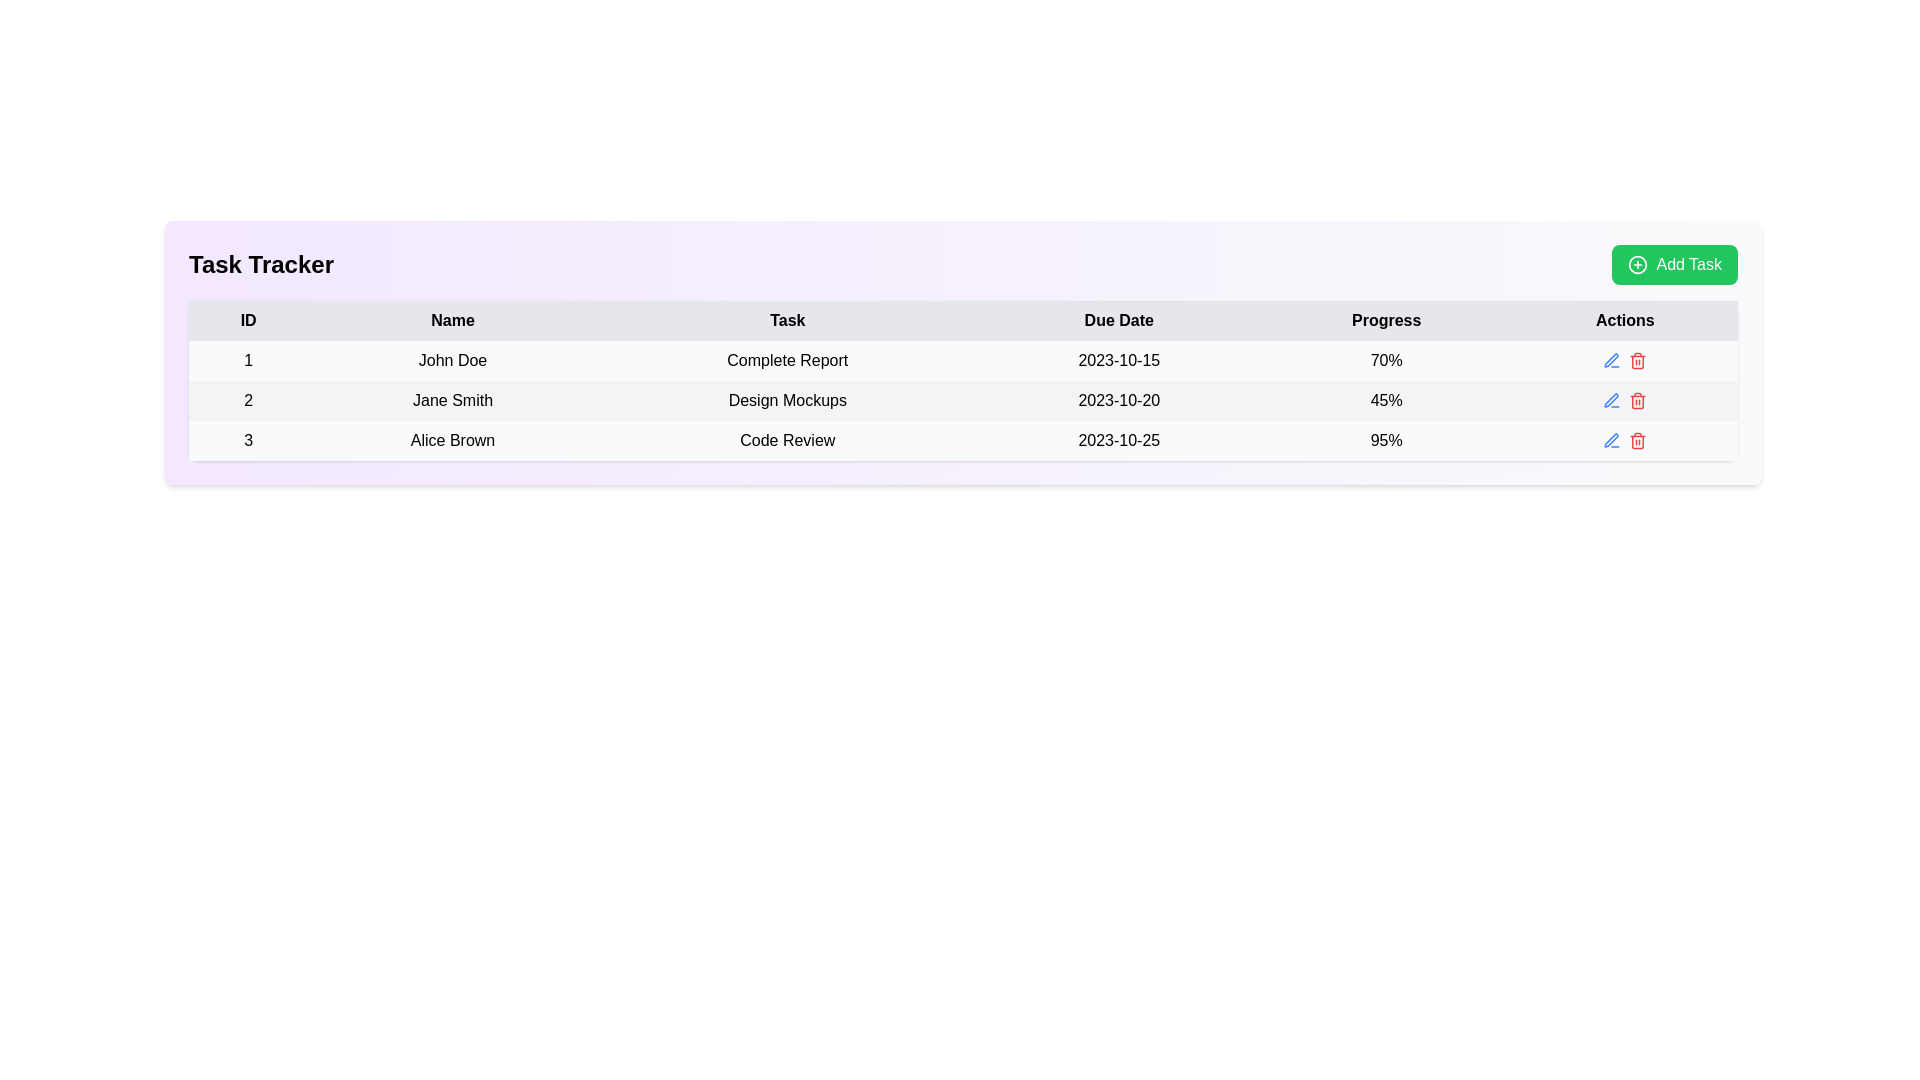 The height and width of the screenshot is (1080, 1920). I want to click on the text label displaying '45%' in black characters, located in the second row of the table under the column labeled 'Progress', so click(1385, 401).